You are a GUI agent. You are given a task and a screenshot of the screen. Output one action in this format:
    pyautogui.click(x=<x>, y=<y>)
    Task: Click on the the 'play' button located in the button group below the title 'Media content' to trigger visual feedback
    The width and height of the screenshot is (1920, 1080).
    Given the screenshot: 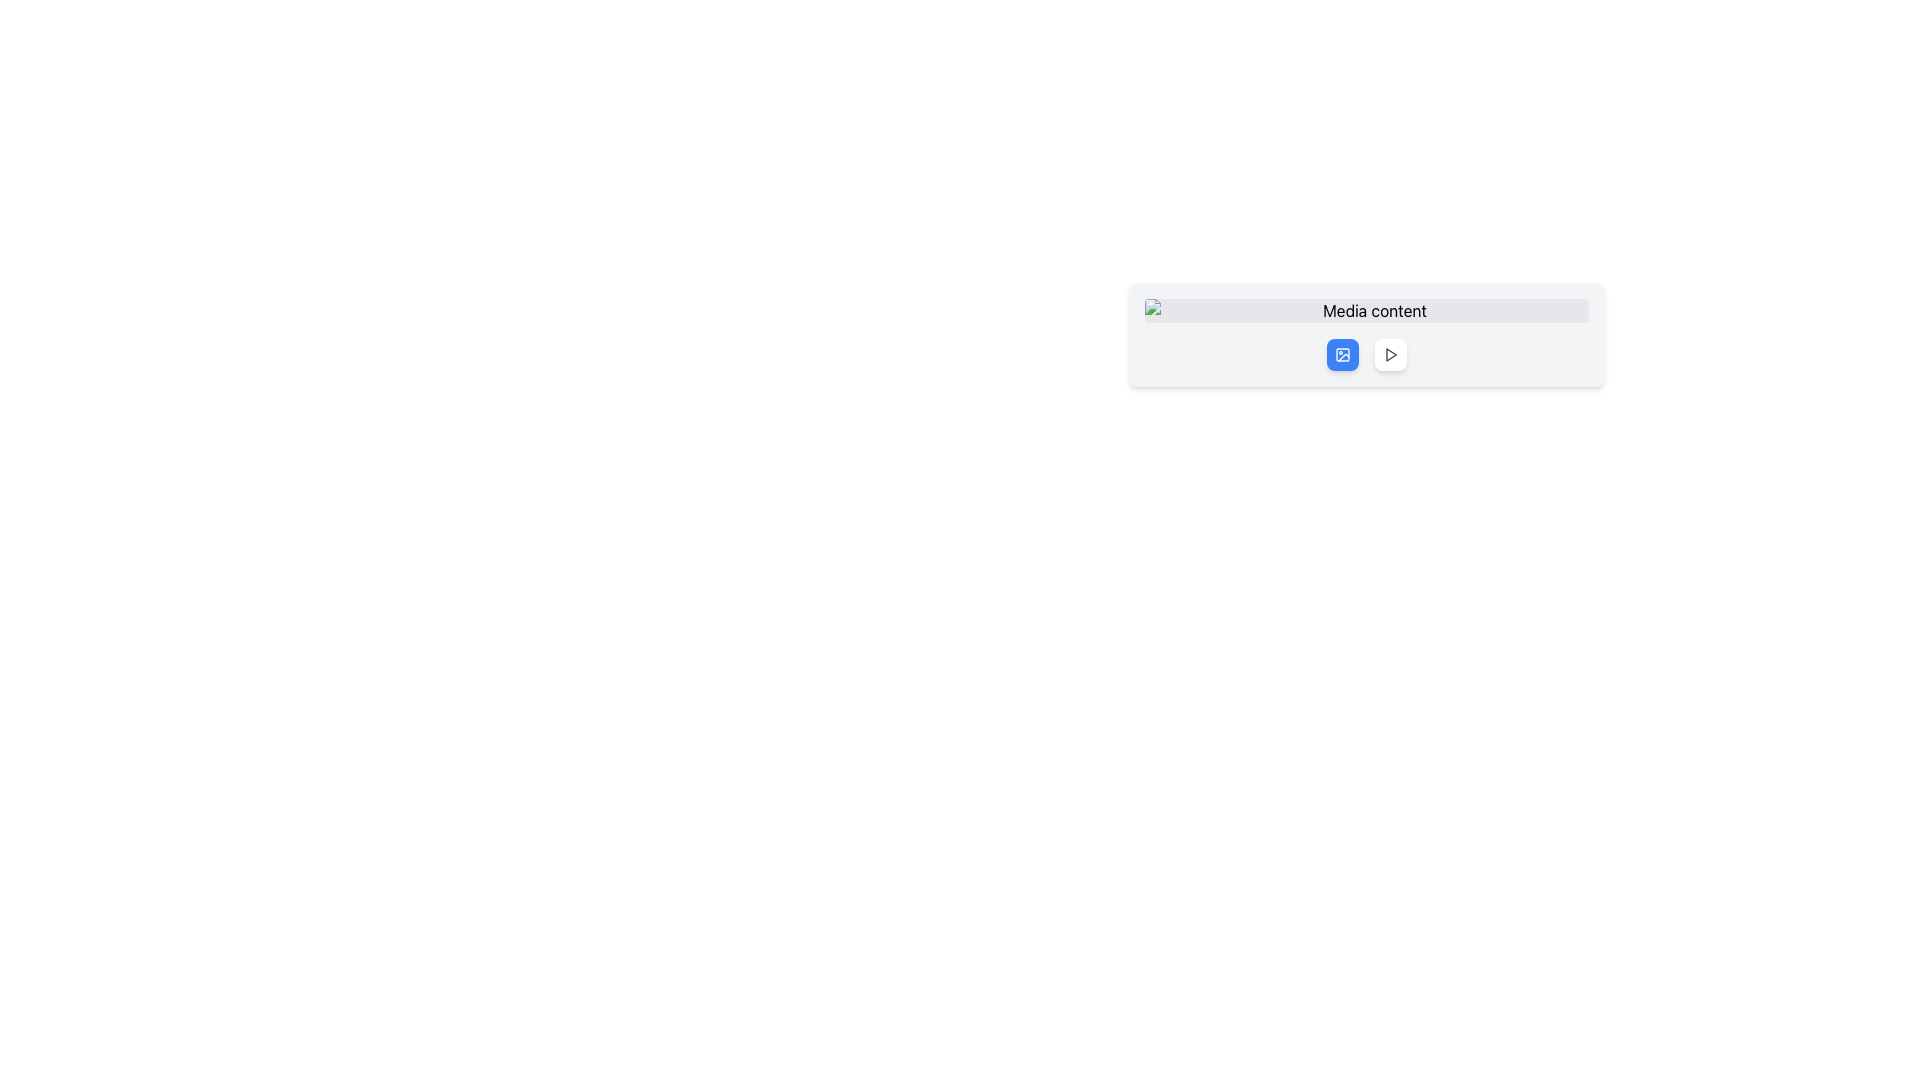 What is the action you would take?
    pyautogui.click(x=1390, y=353)
    